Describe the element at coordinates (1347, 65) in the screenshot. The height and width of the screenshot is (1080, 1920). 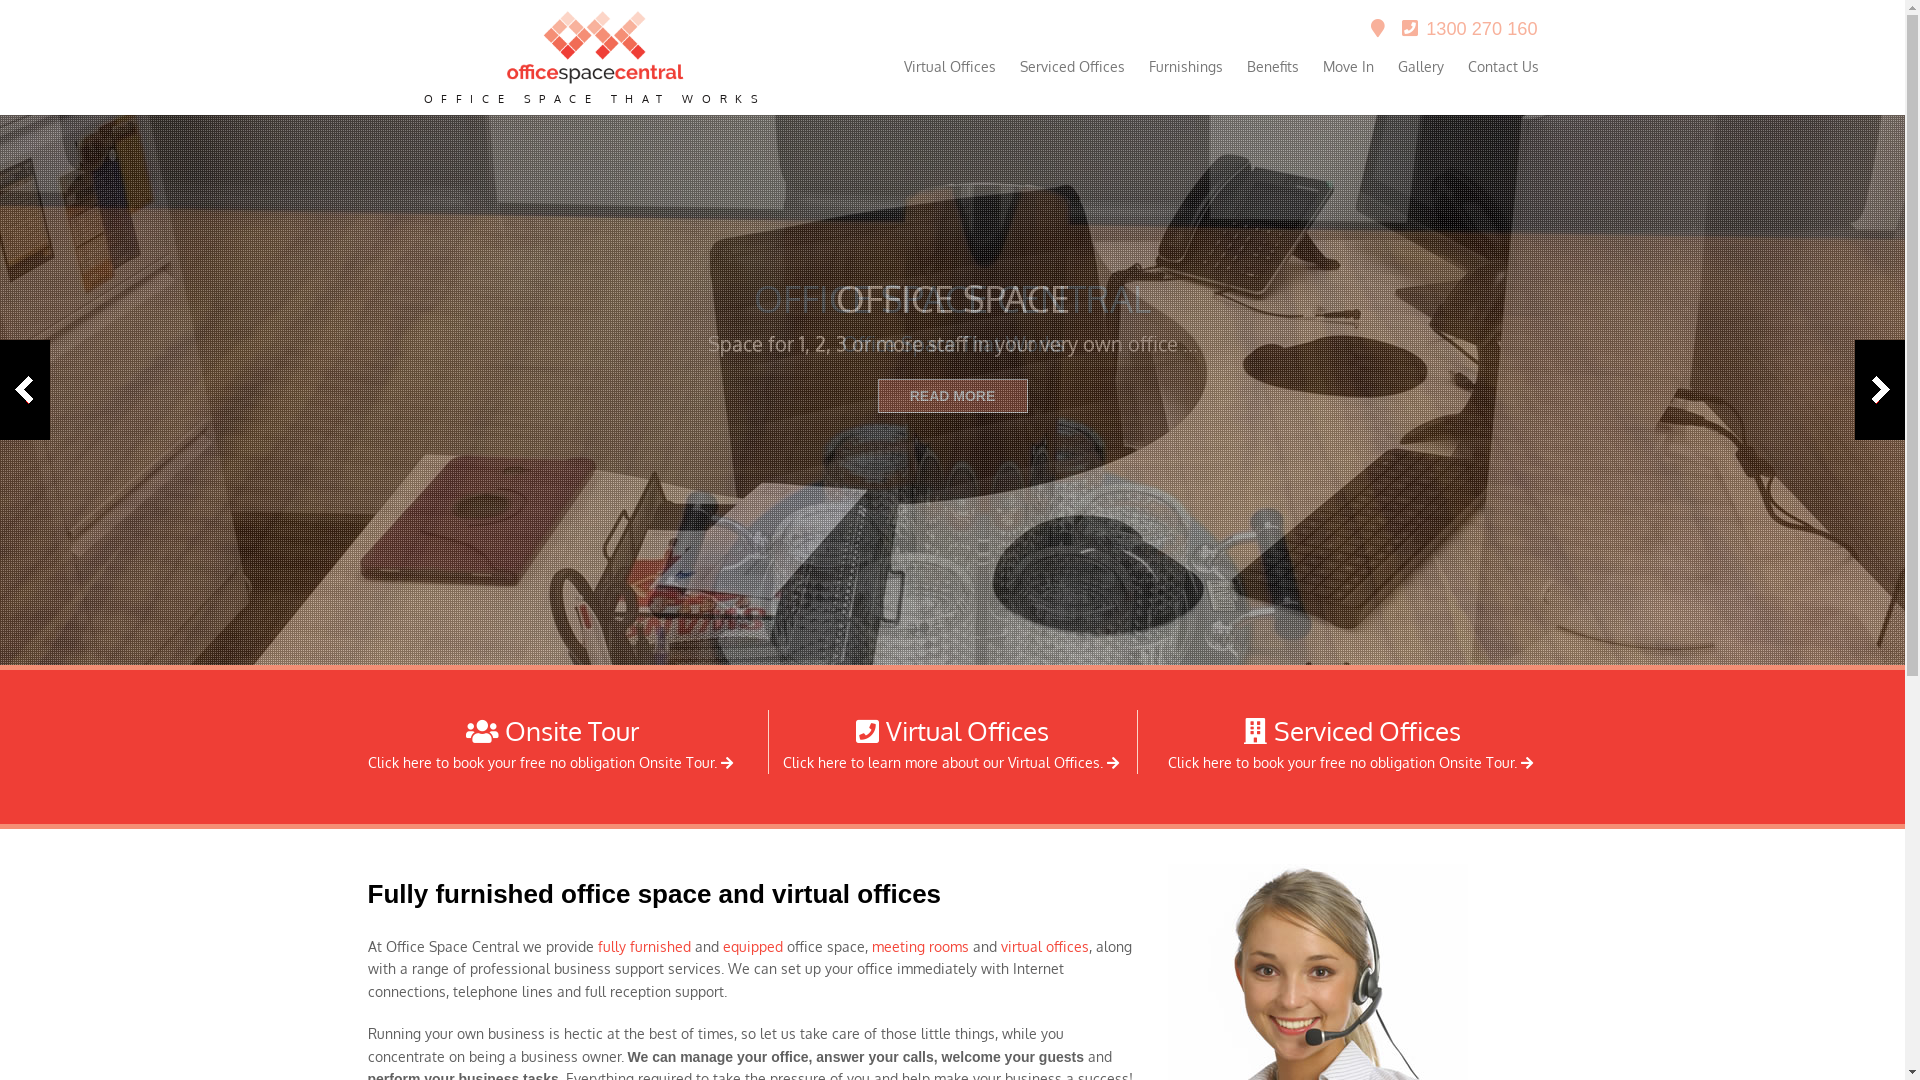
I see `'Move In'` at that location.